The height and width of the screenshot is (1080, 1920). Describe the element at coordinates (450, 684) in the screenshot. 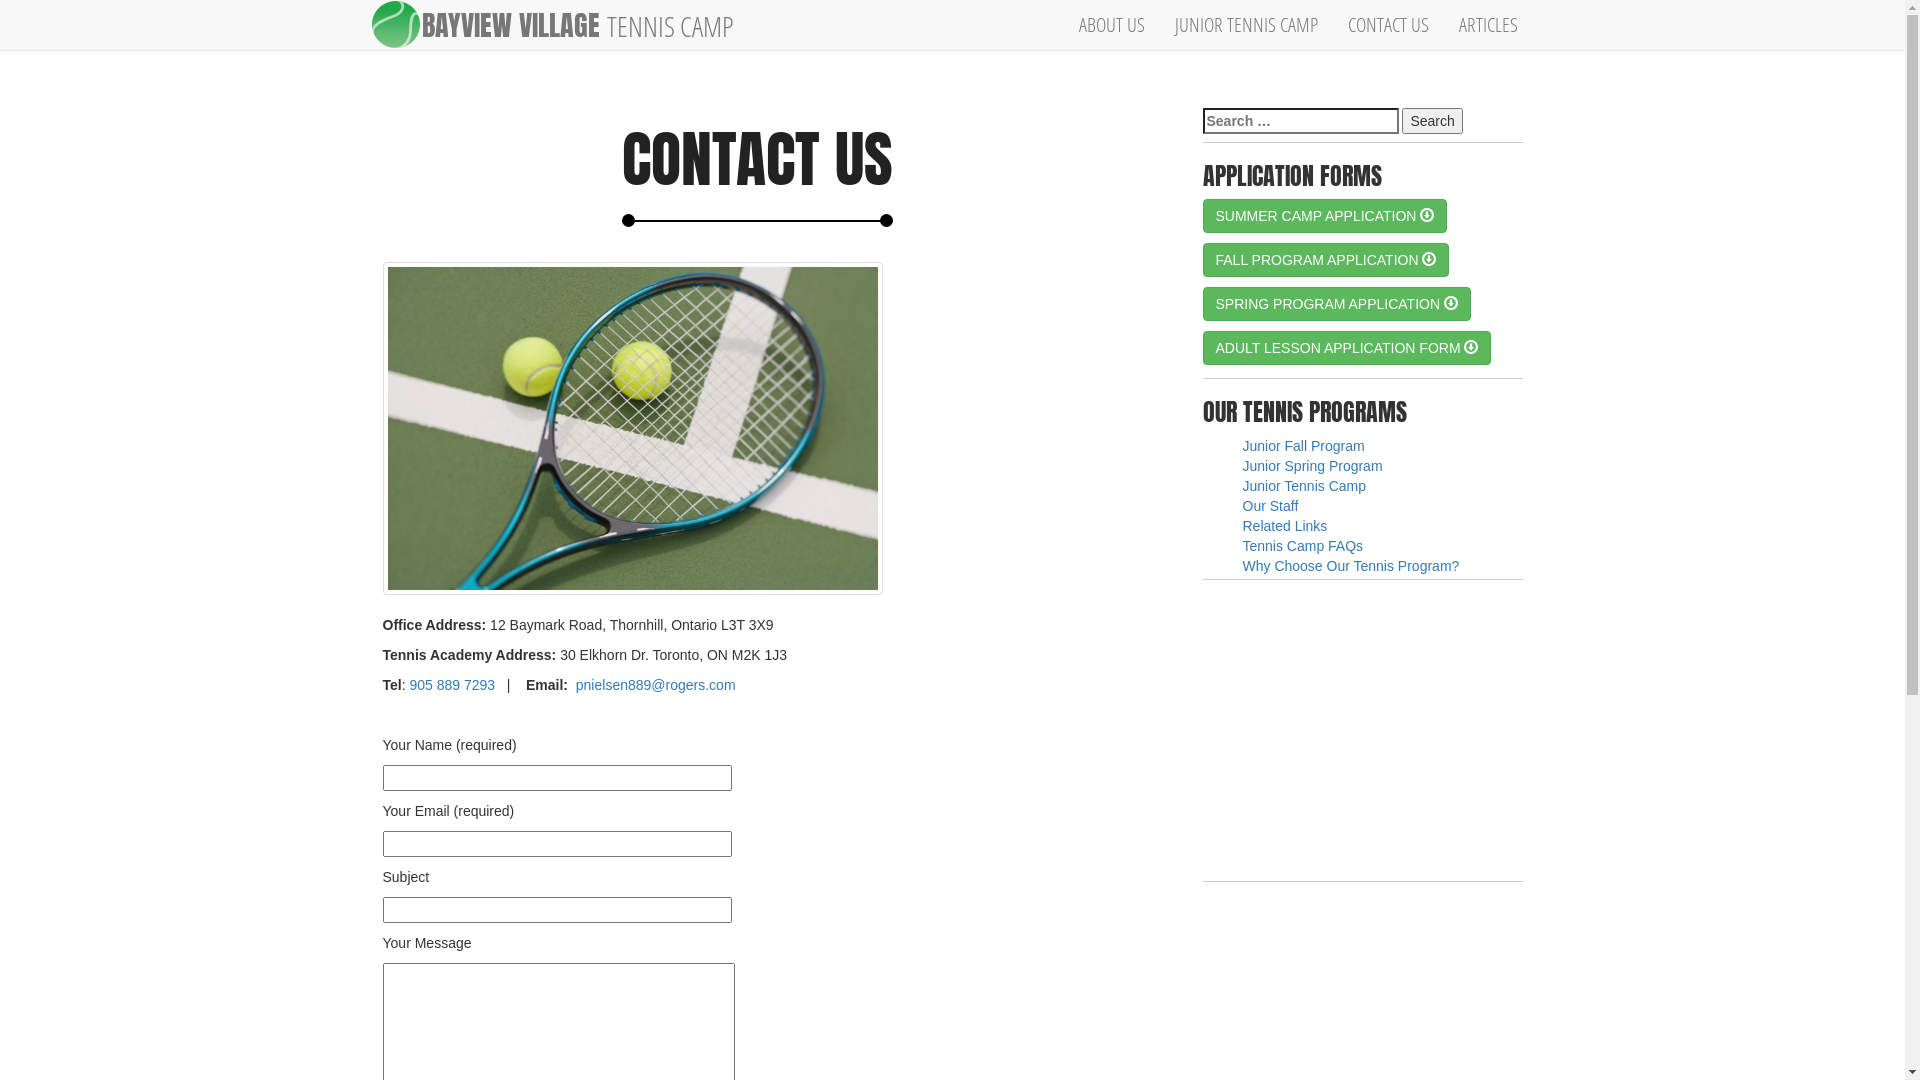

I see `'905 889 7293'` at that location.